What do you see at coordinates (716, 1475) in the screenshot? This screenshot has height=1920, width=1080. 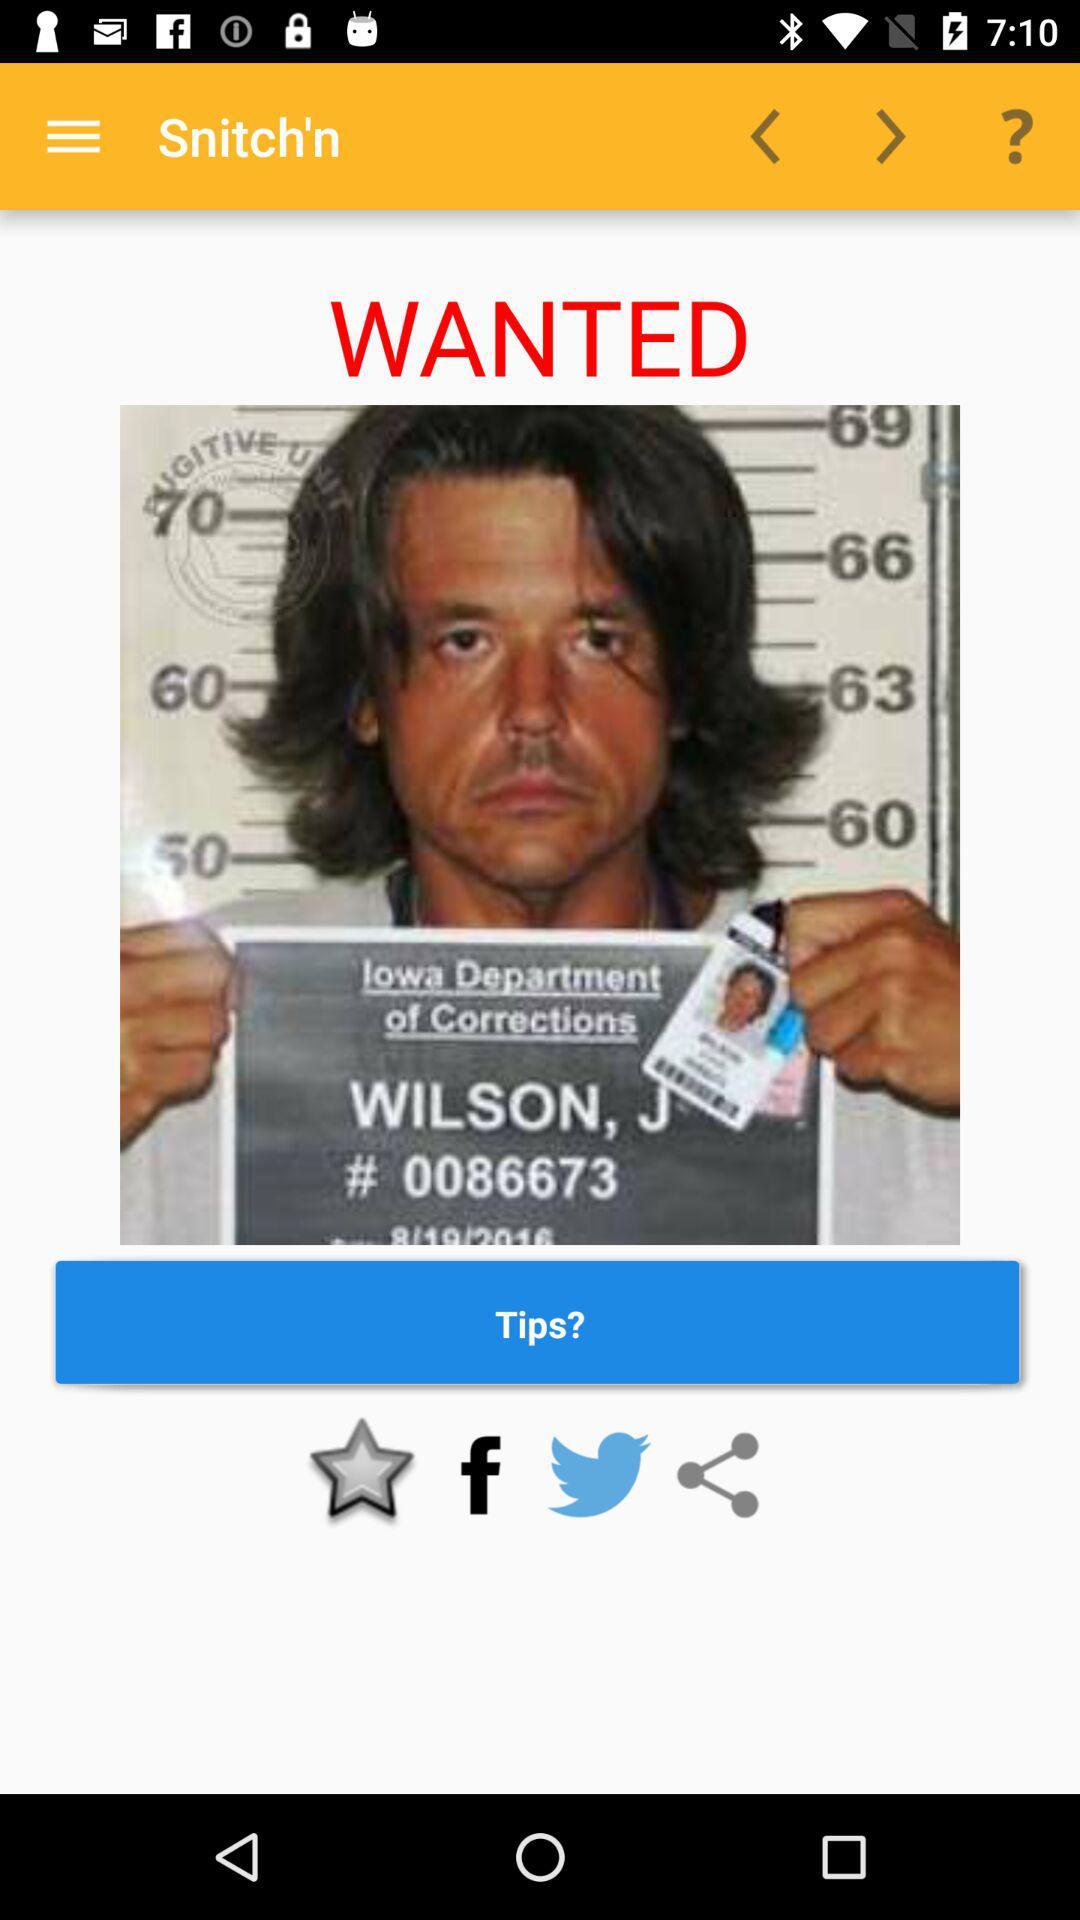 I see `click sharing icon` at bounding box center [716, 1475].